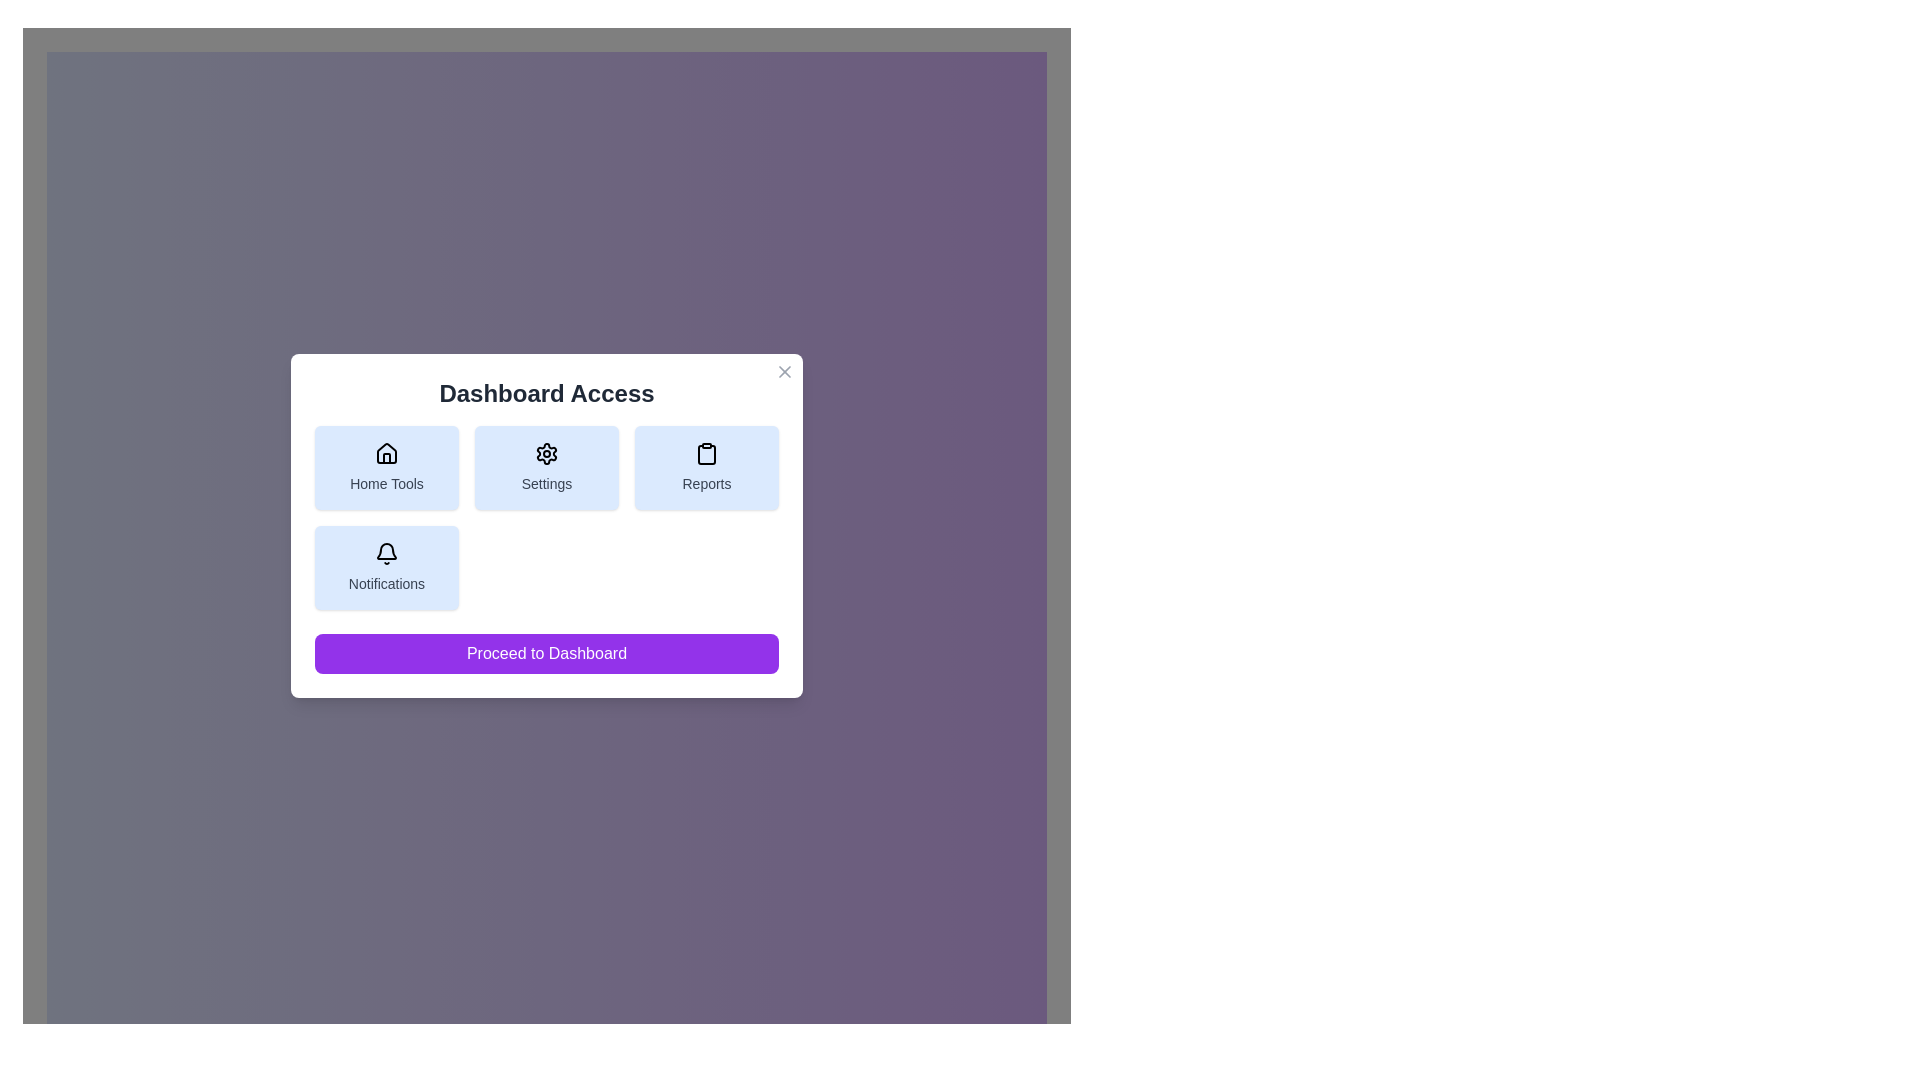 This screenshot has width=1920, height=1080. Describe the element at coordinates (547, 393) in the screenshot. I see `text of the Label or Header located centrally at the top of the modal, below the close button` at that location.